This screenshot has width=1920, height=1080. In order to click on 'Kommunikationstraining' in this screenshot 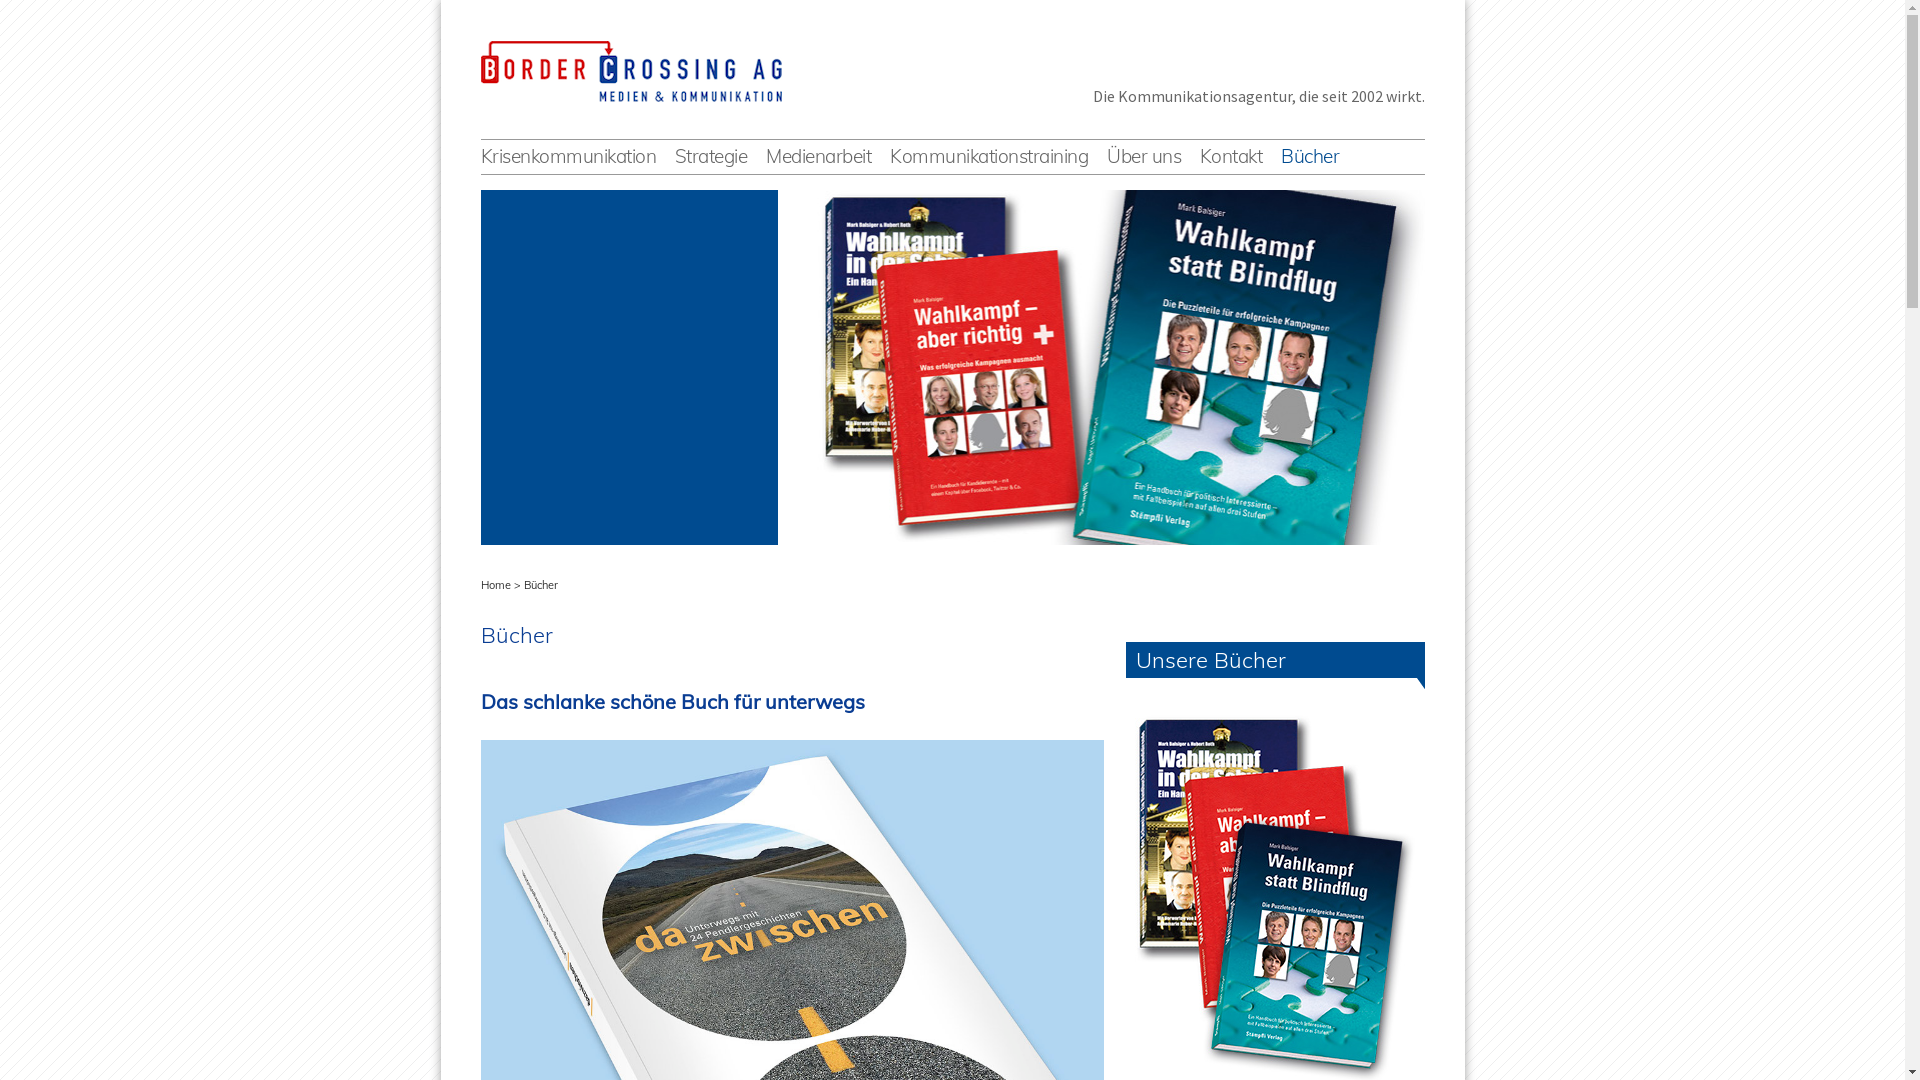, I will do `click(888, 155)`.